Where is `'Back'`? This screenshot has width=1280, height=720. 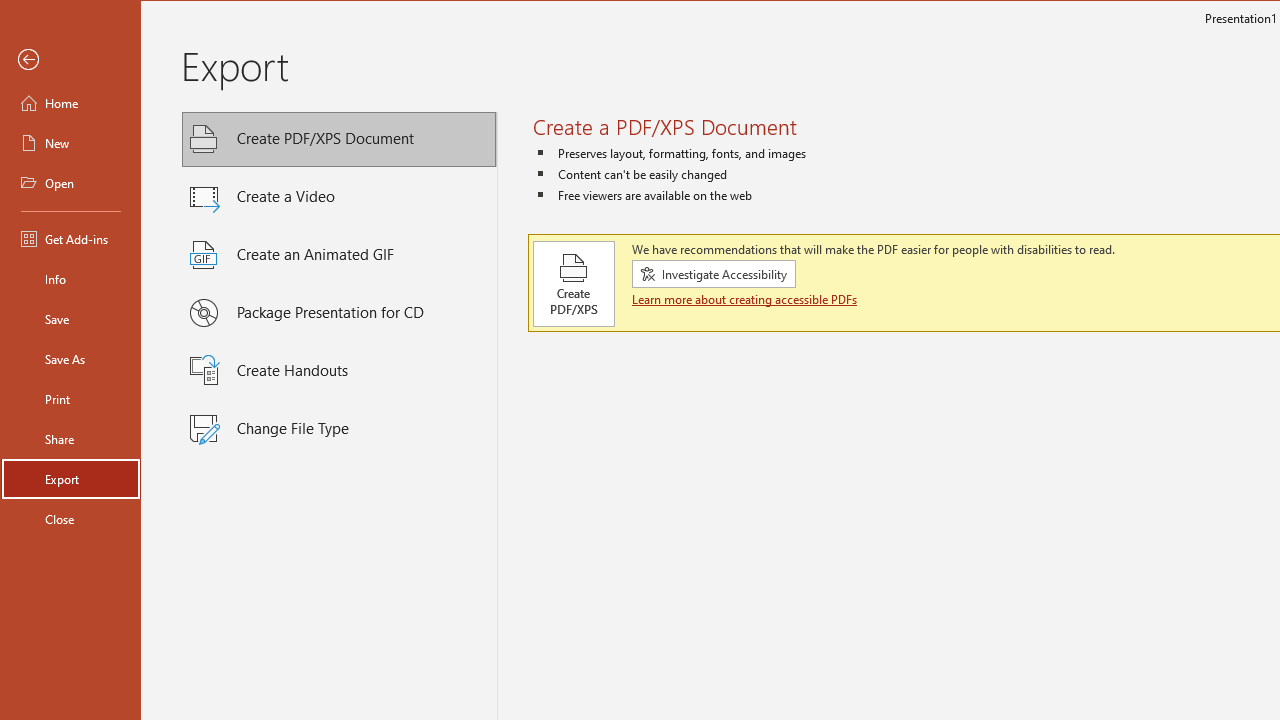 'Back' is located at coordinates (71, 59).